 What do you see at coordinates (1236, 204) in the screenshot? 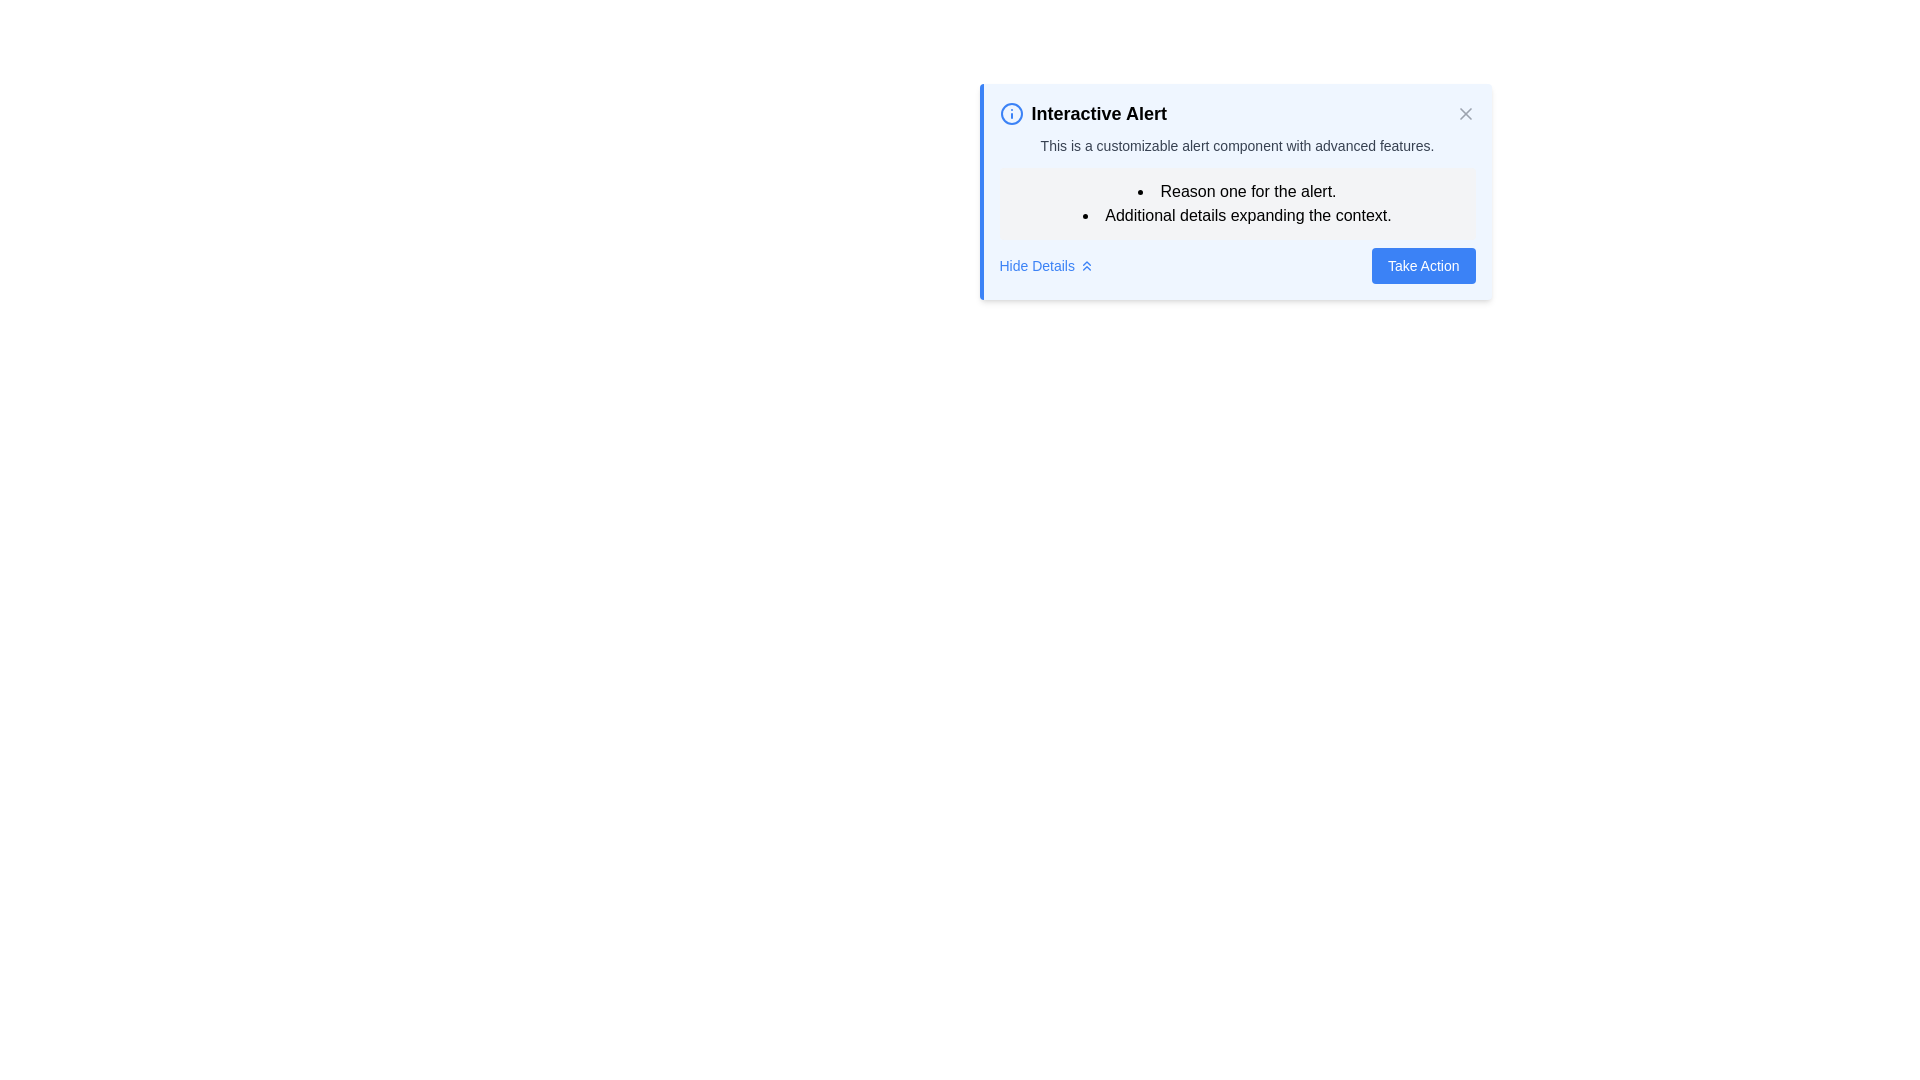
I see `the bullet-pointed list element containing the text 'Reason one for the alert.' and 'Additional details expanding the context.' which is located inside a light gray background box beneath the primary alert message and above the 'Take Action' button` at bounding box center [1236, 204].